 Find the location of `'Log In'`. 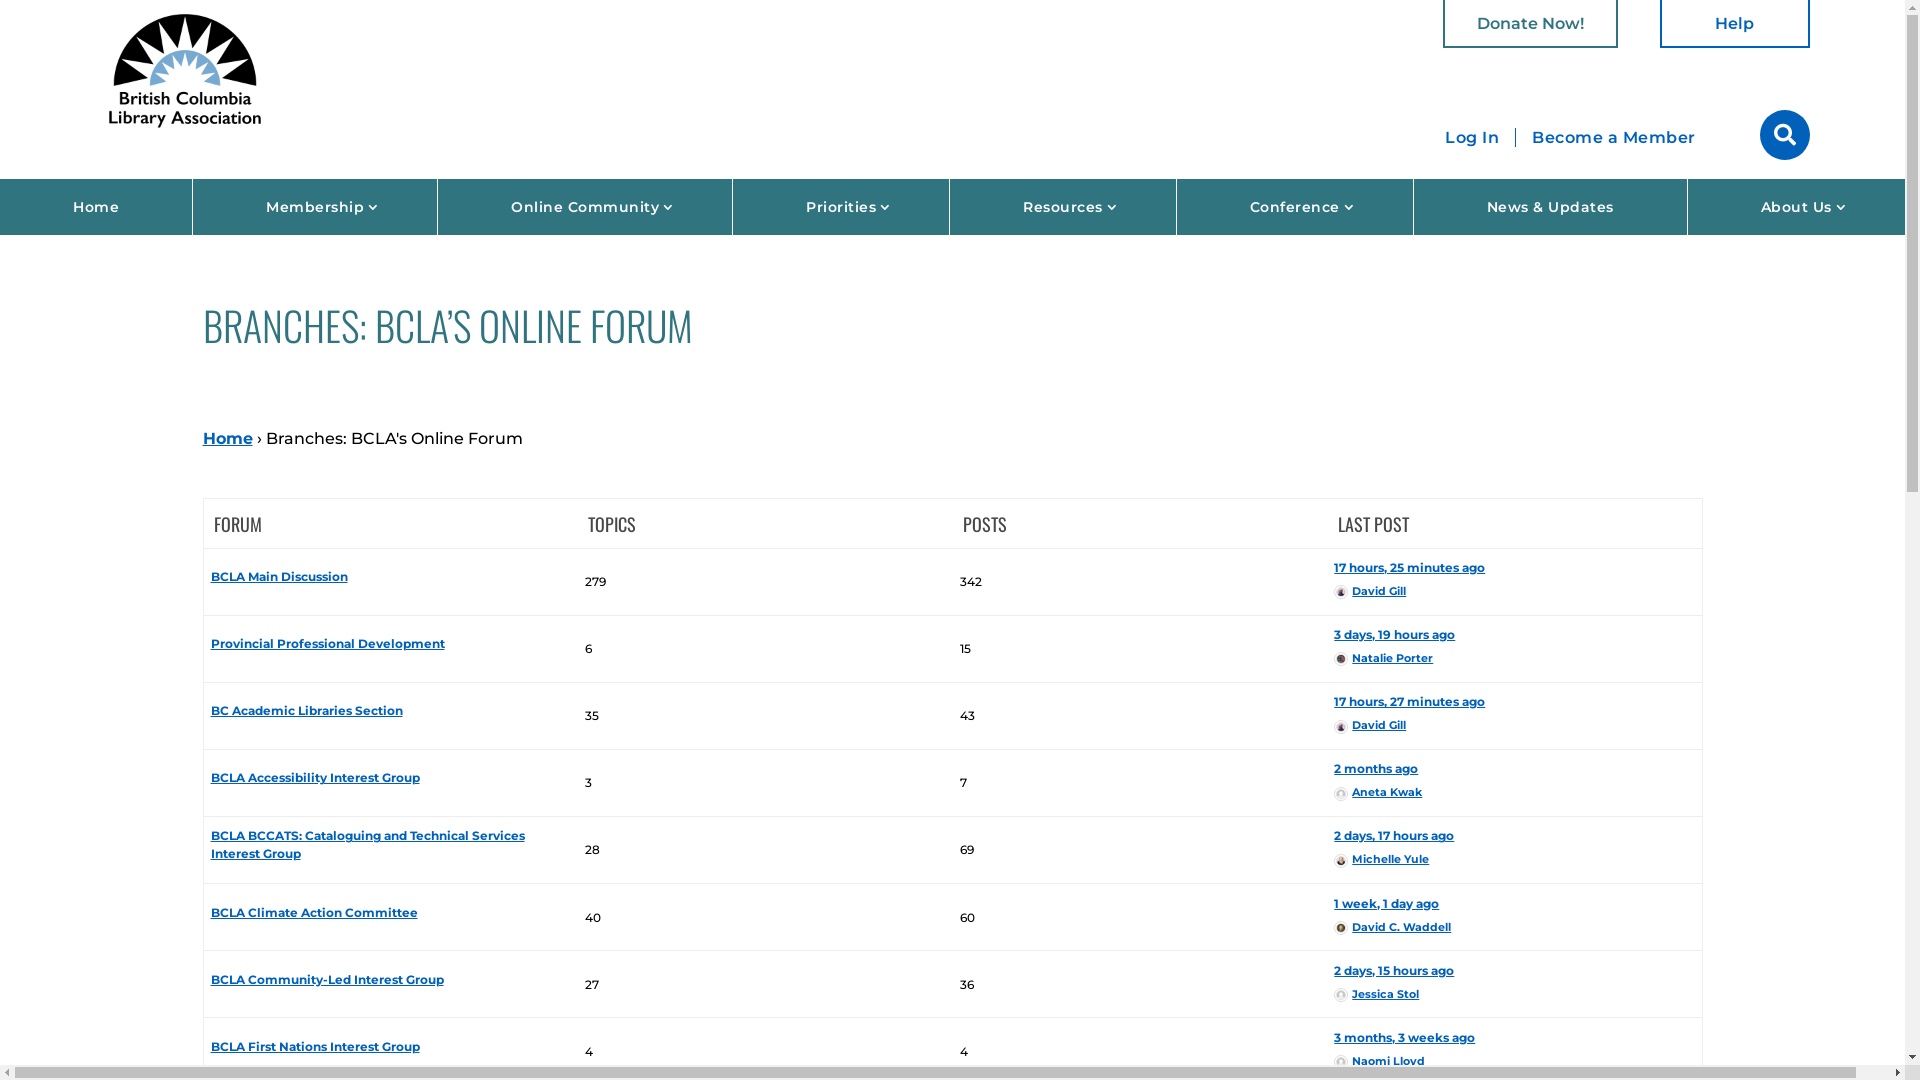

'Log In' is located at coordinates (1472, 136).